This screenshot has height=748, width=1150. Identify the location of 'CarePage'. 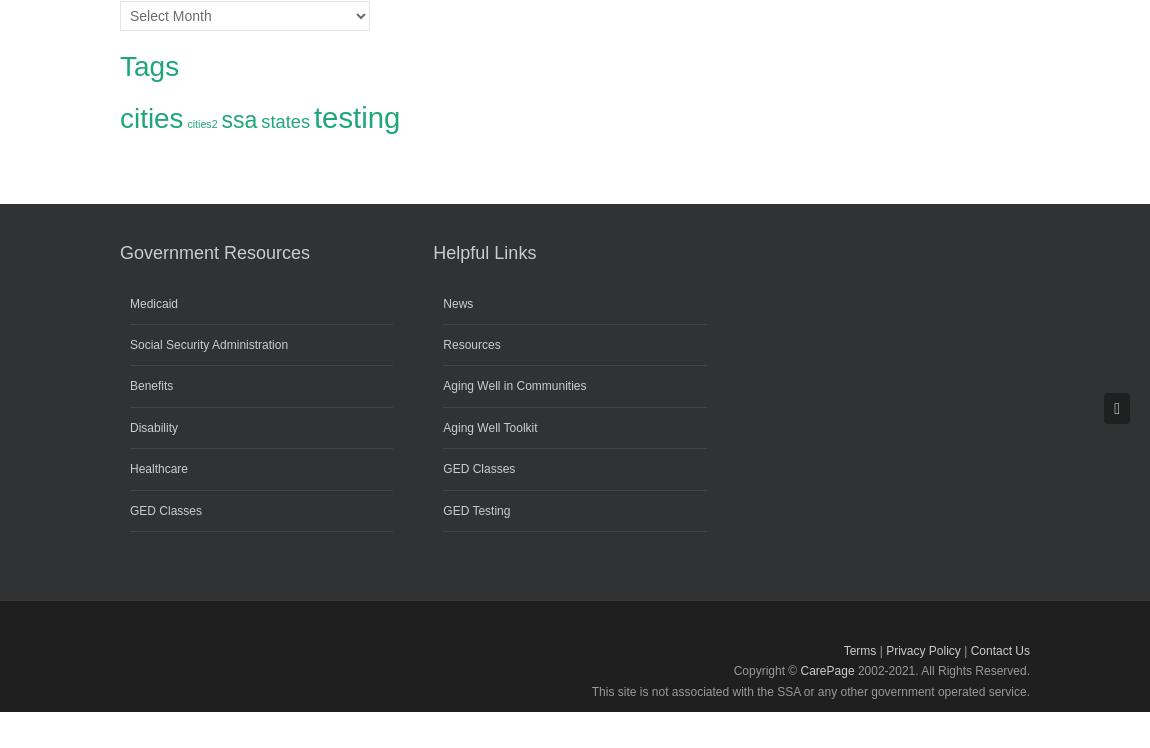
(825, 671).